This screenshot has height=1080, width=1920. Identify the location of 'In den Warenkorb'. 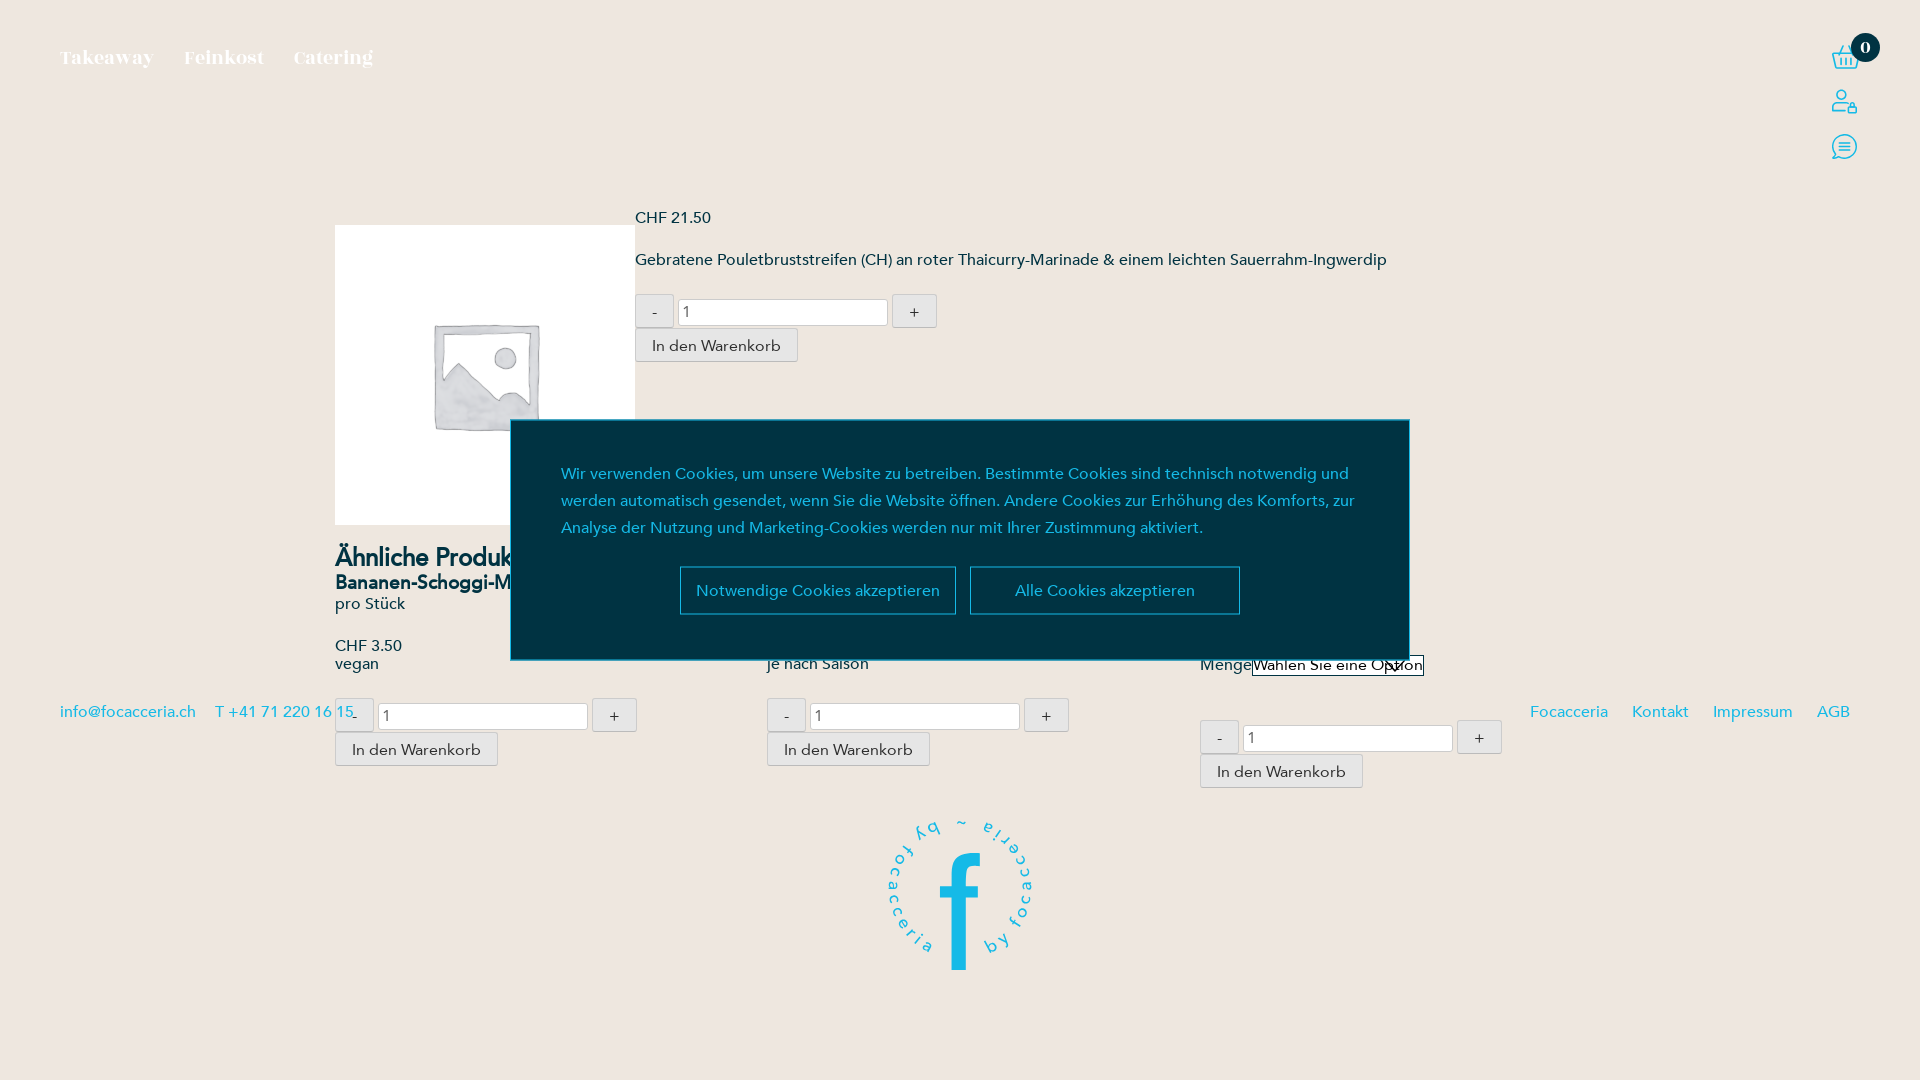
(1281, 770).